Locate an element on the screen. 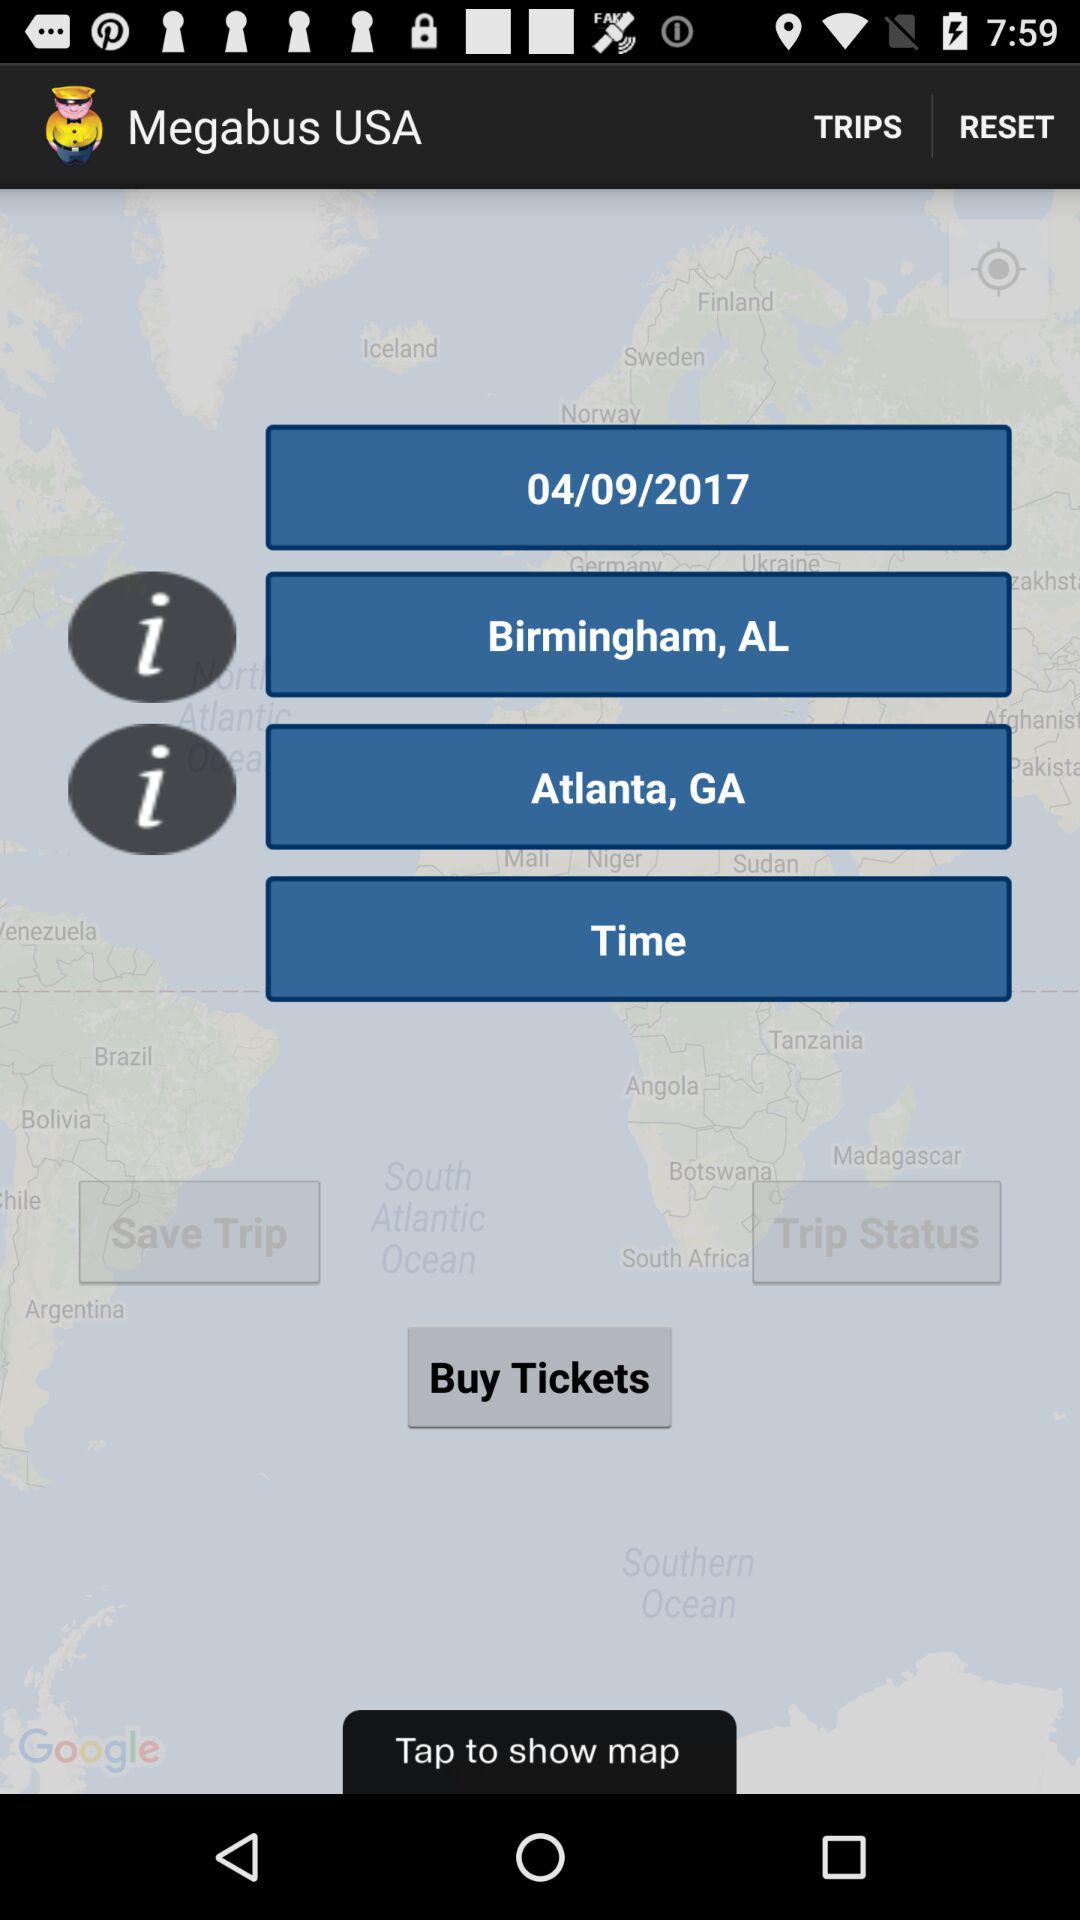 This screenshot has width=1080, height=1920. save trip is located at coordinates (199, 1230).